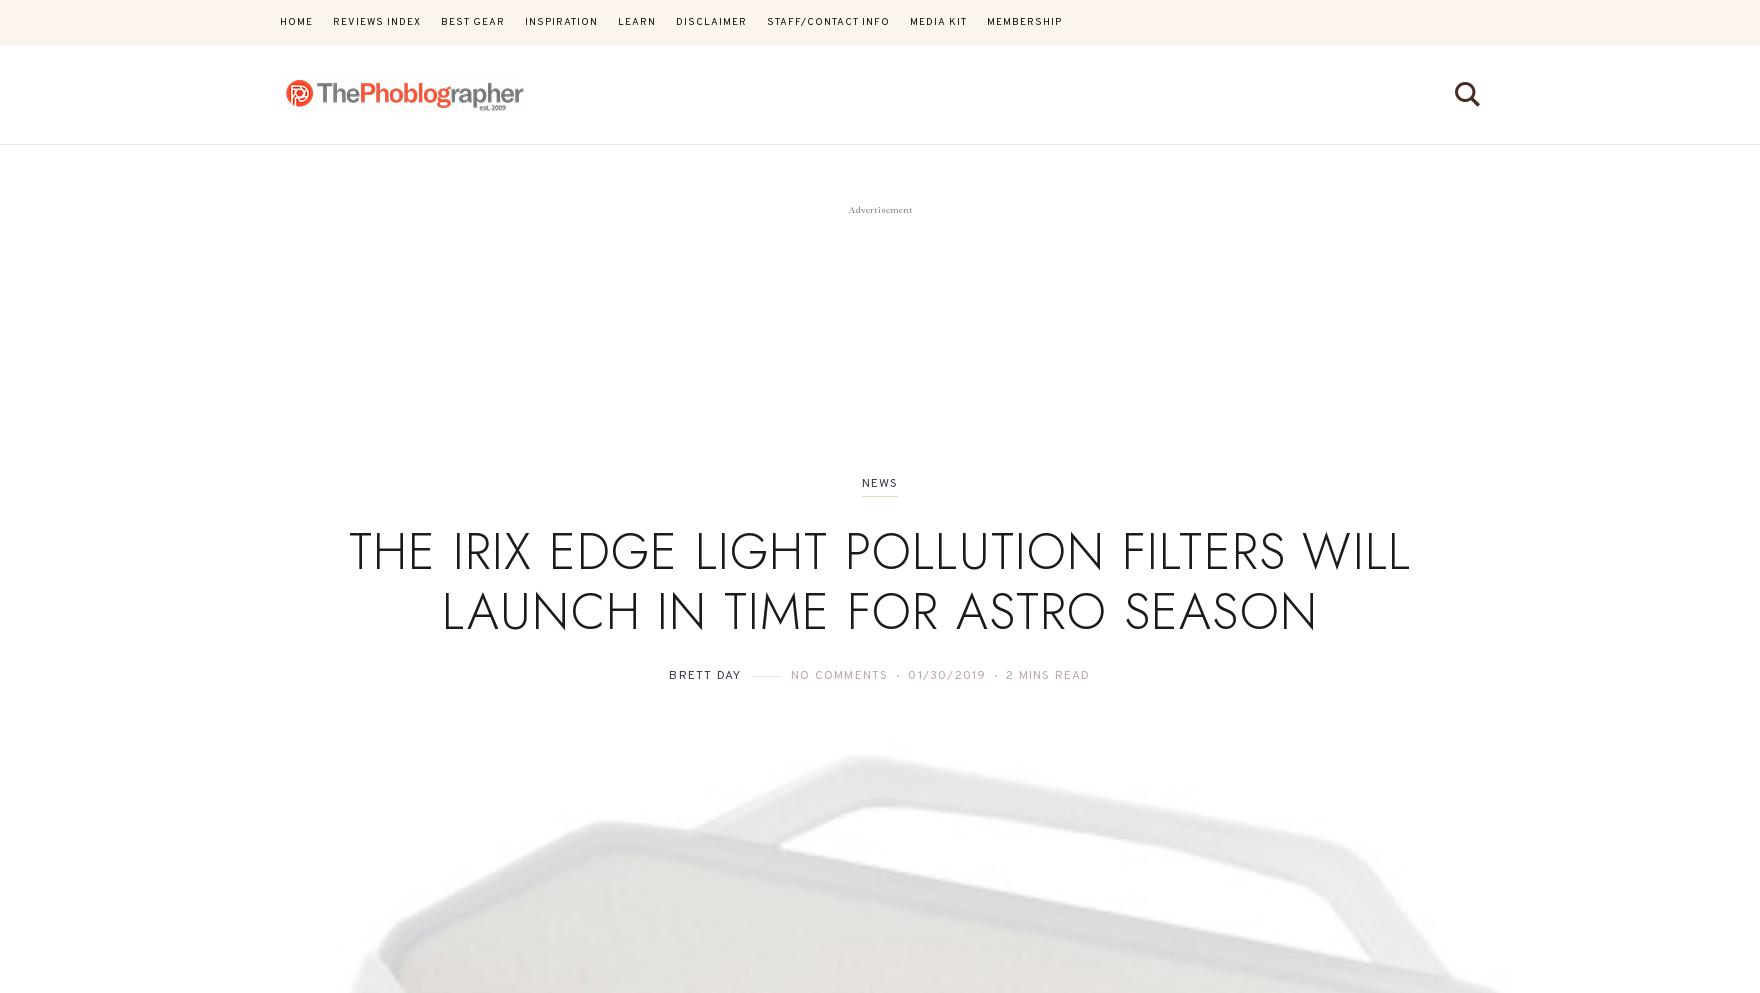 This screenshot has width=1760, height=993. Describe the element at coordinates (295, 21) in the screenshot. I see `'Home'` at that location.